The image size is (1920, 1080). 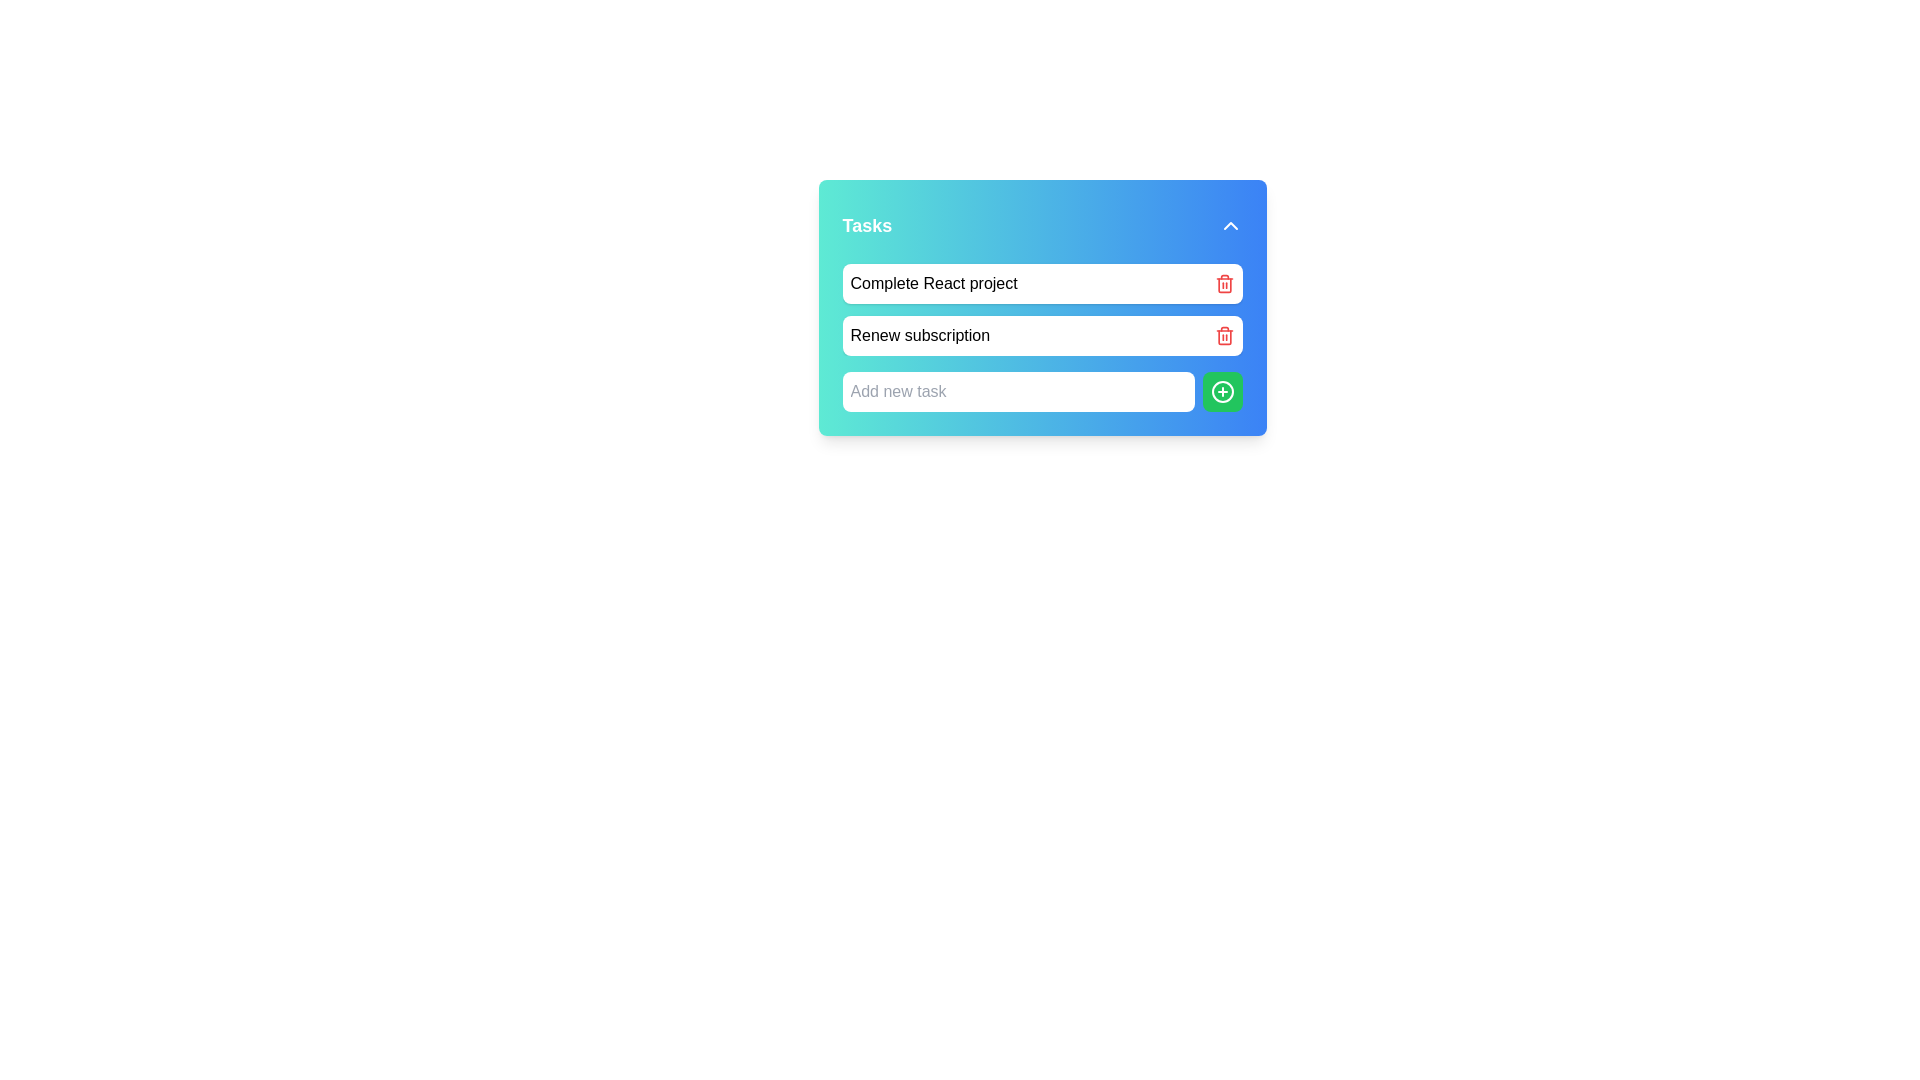 I want to click on the red trash bin icon button, so click(x=1223, y=284).